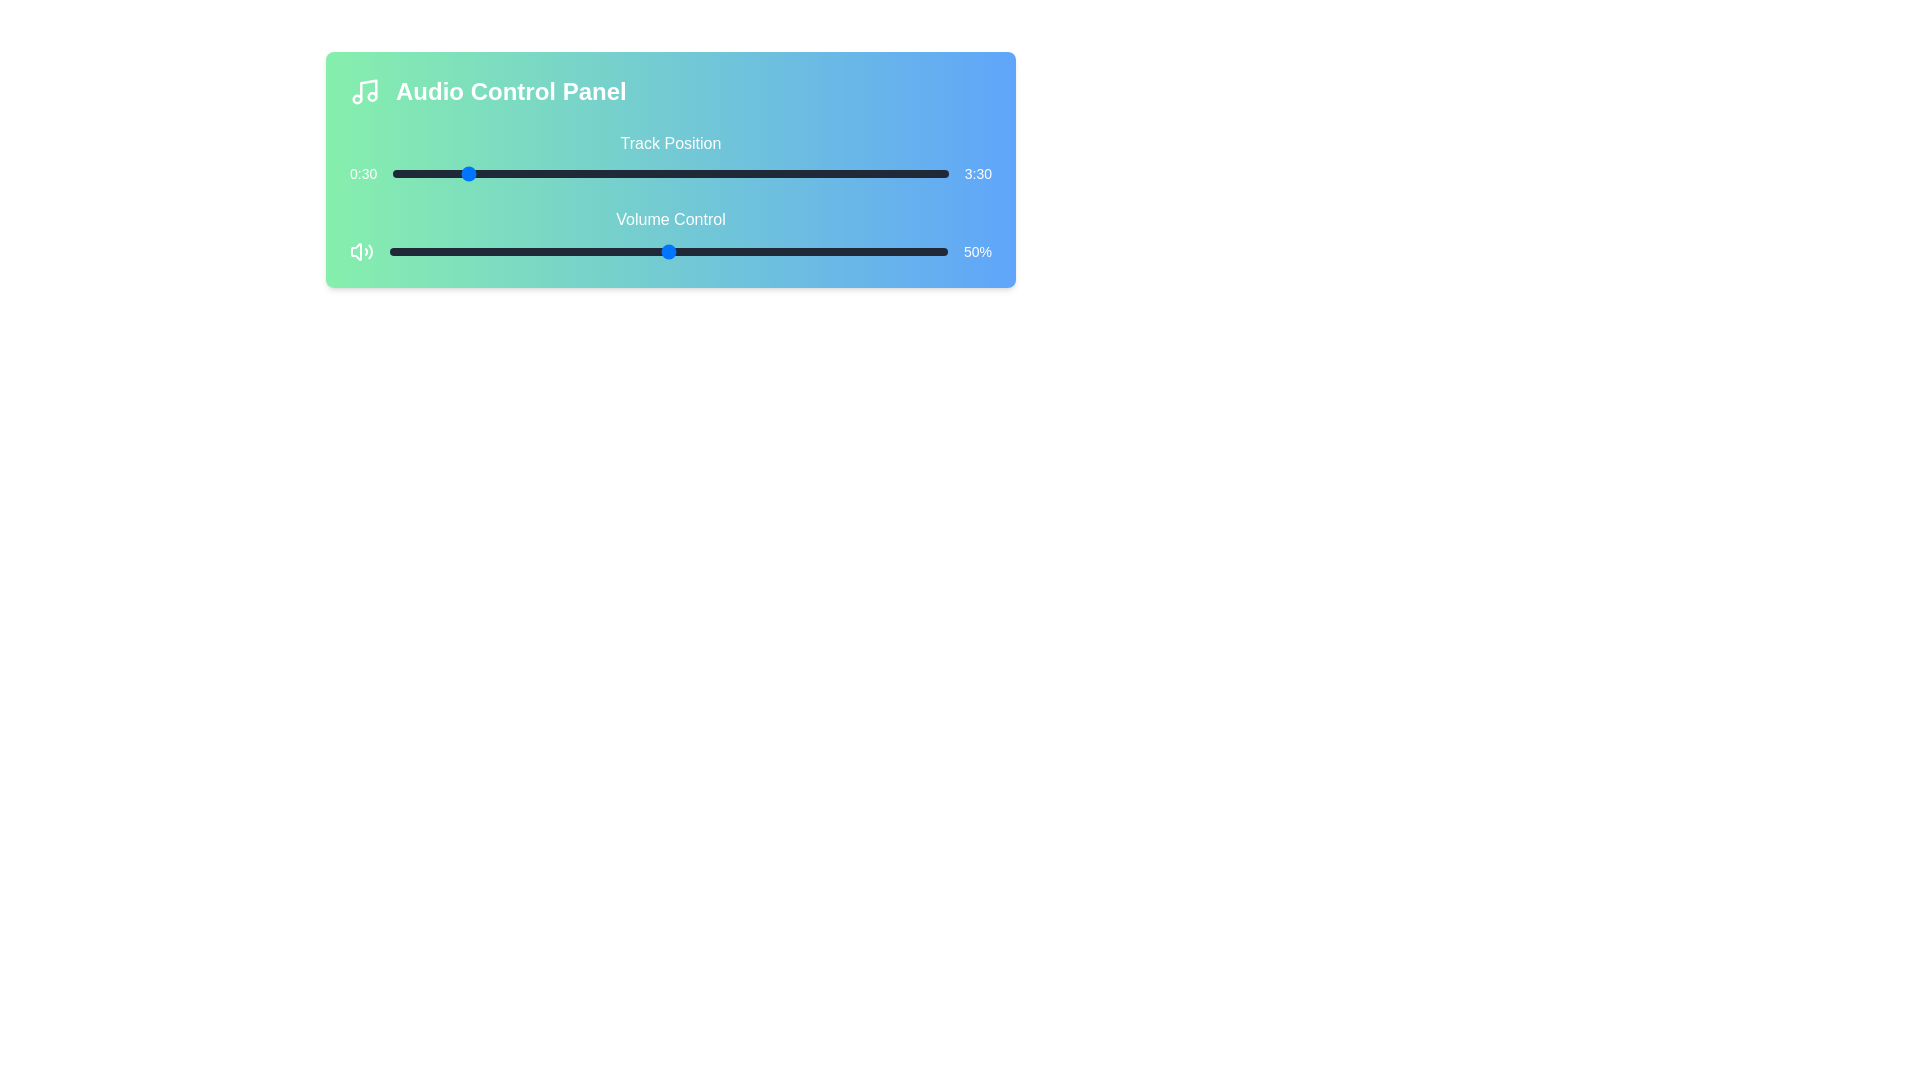 The width and height of the screenshot is (1920, 1080). Describe the element at coordinates (584, 250) in the screenshot. I see `the volume level to 35%` at that location.